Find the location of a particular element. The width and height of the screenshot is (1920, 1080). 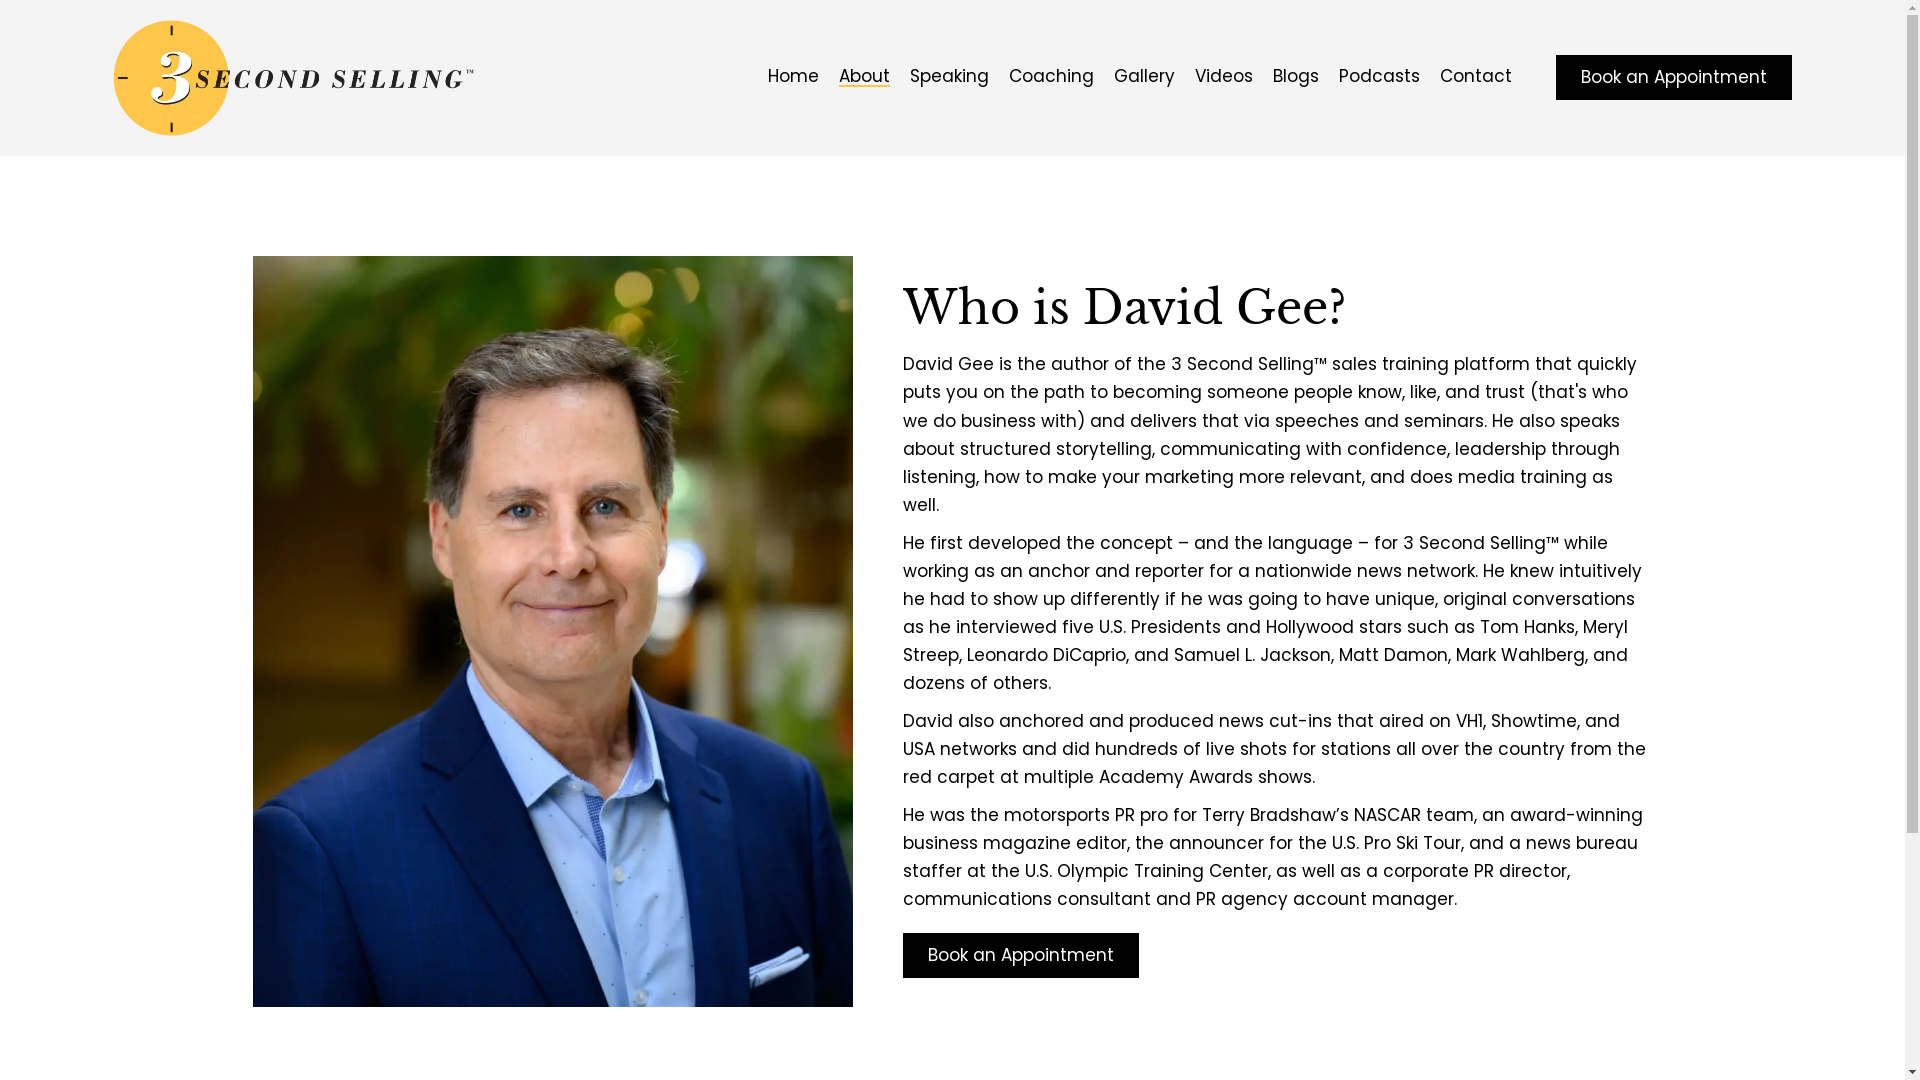

'Book an Appointment' is located at coordinates (1554, 76).